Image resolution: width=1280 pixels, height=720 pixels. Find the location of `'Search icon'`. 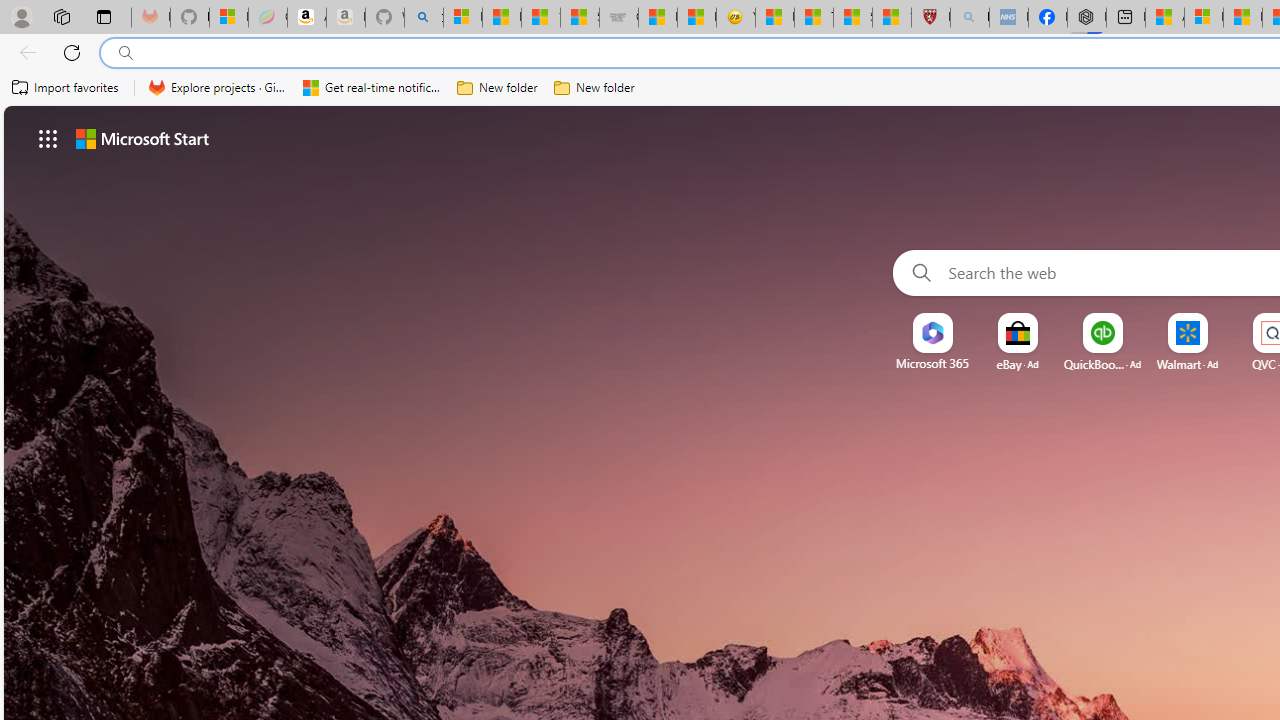

'Search icon' is located at coordinates (125, 52).